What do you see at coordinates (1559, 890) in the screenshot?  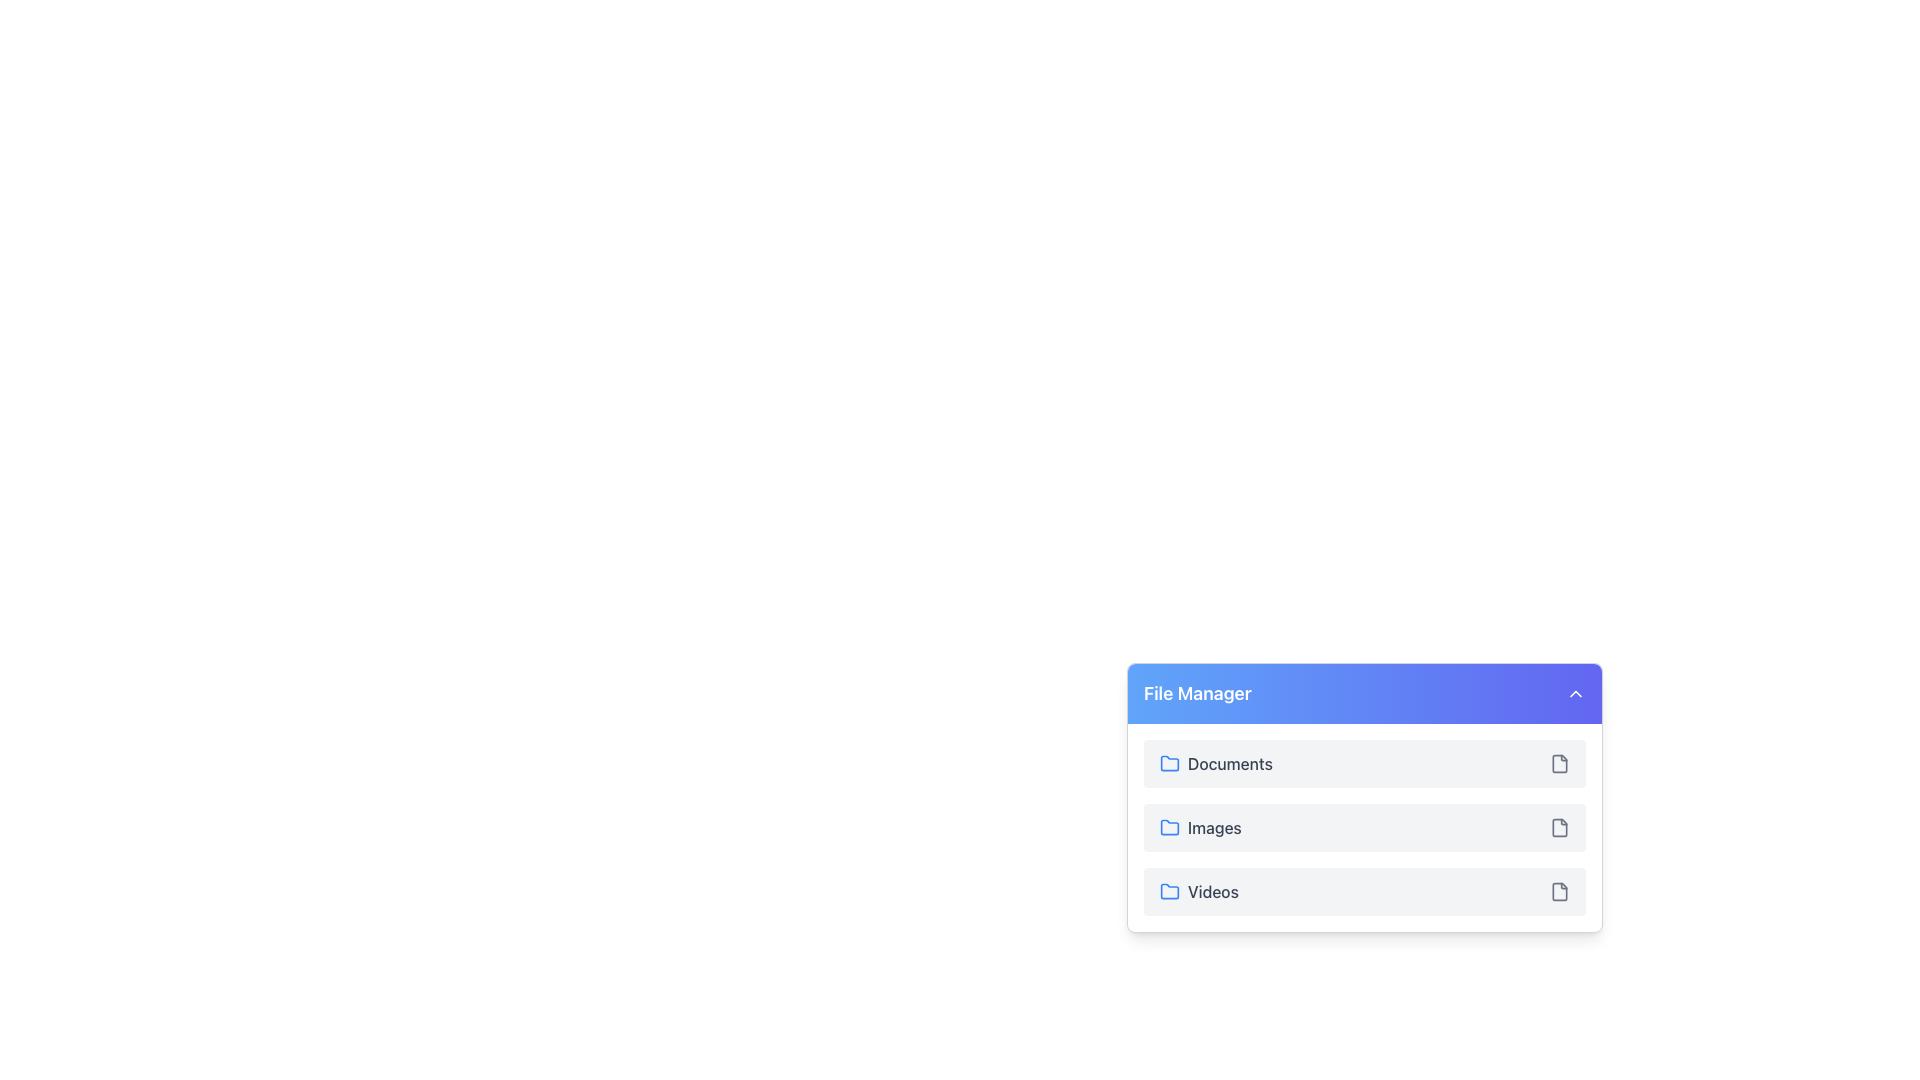 I see `the file action icon located in the rightmost part of the row labeled 'Videos'` at bounding box center [1559, 890].